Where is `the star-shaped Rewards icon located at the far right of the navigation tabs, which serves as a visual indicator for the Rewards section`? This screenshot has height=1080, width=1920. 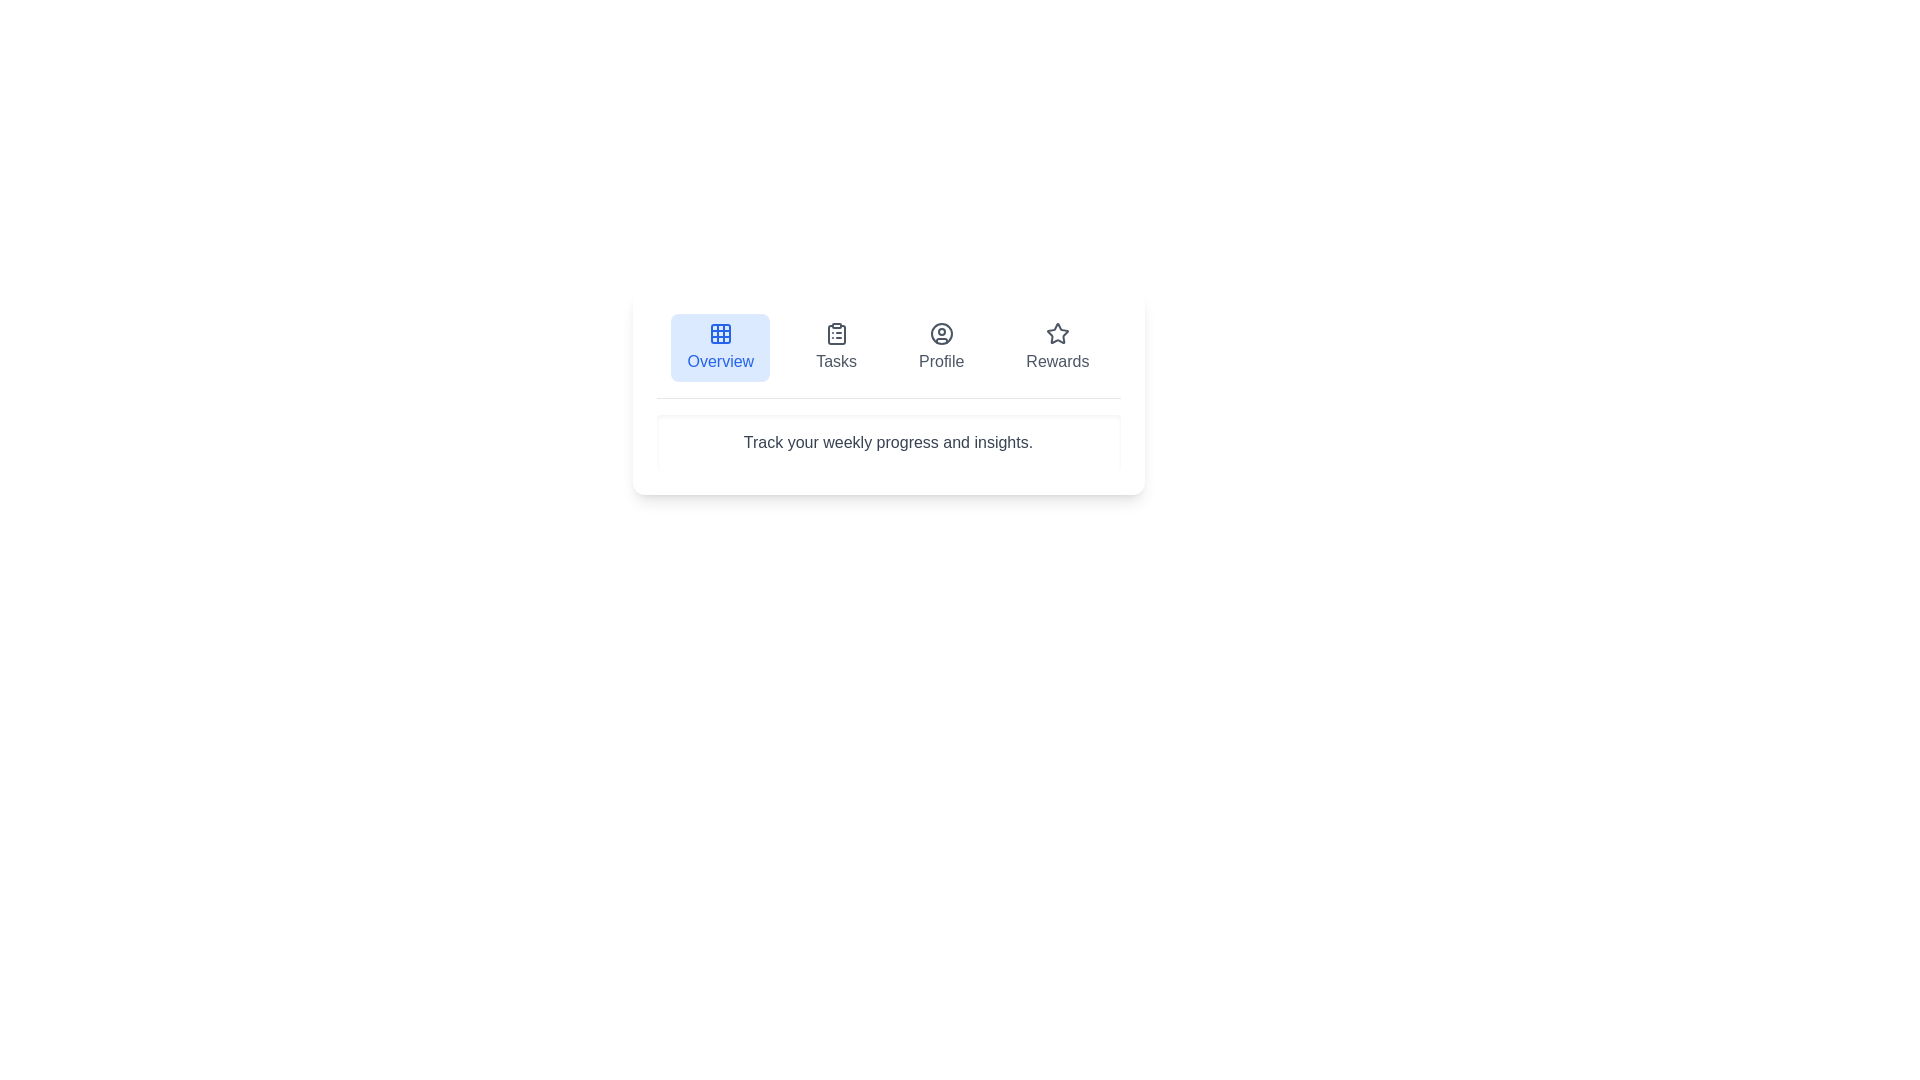
the star-shaped Rewards icon located at the far right of the navigation tabs, which serves as a visual indicator for the Rewards section is located at coordinates (1056, 332).